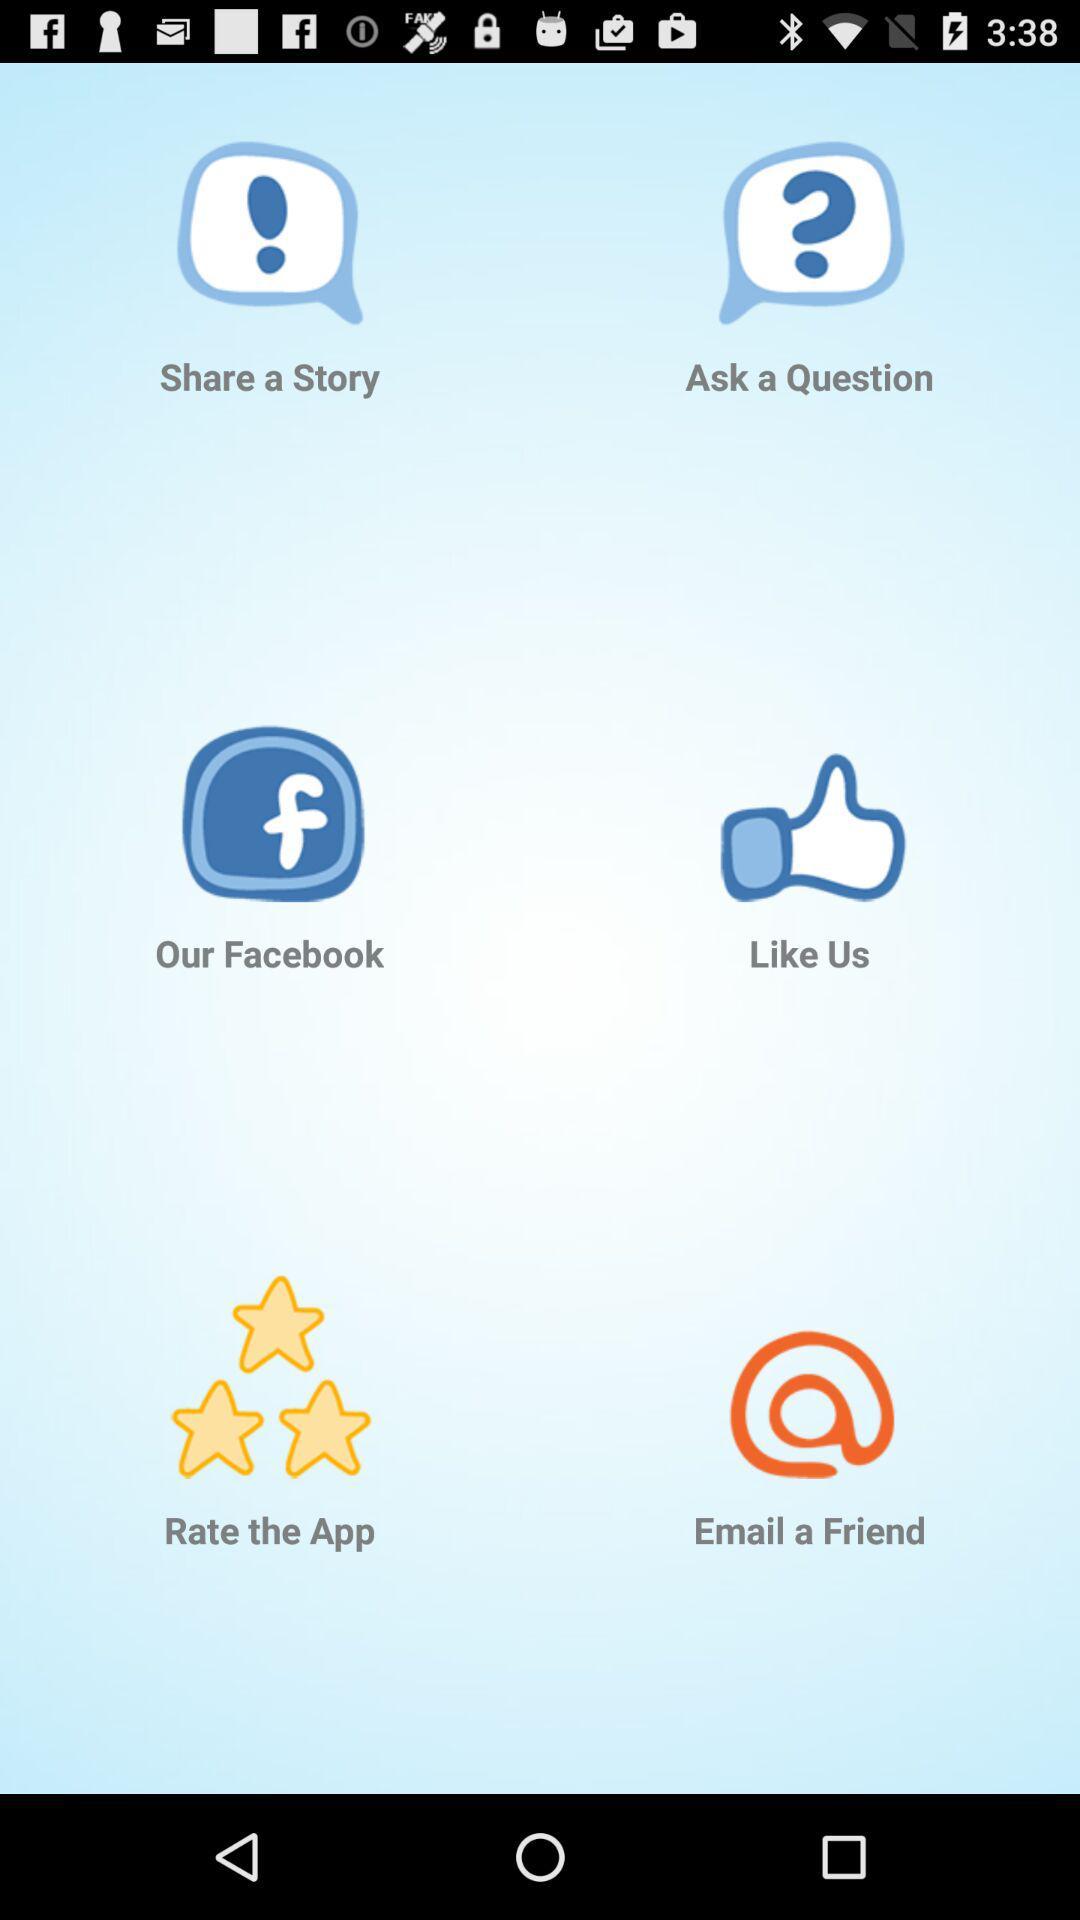  What do you see at coordinates (810, 770) in the screenshot?
I see `the icon above the like us` at bounding box center [810, 770].